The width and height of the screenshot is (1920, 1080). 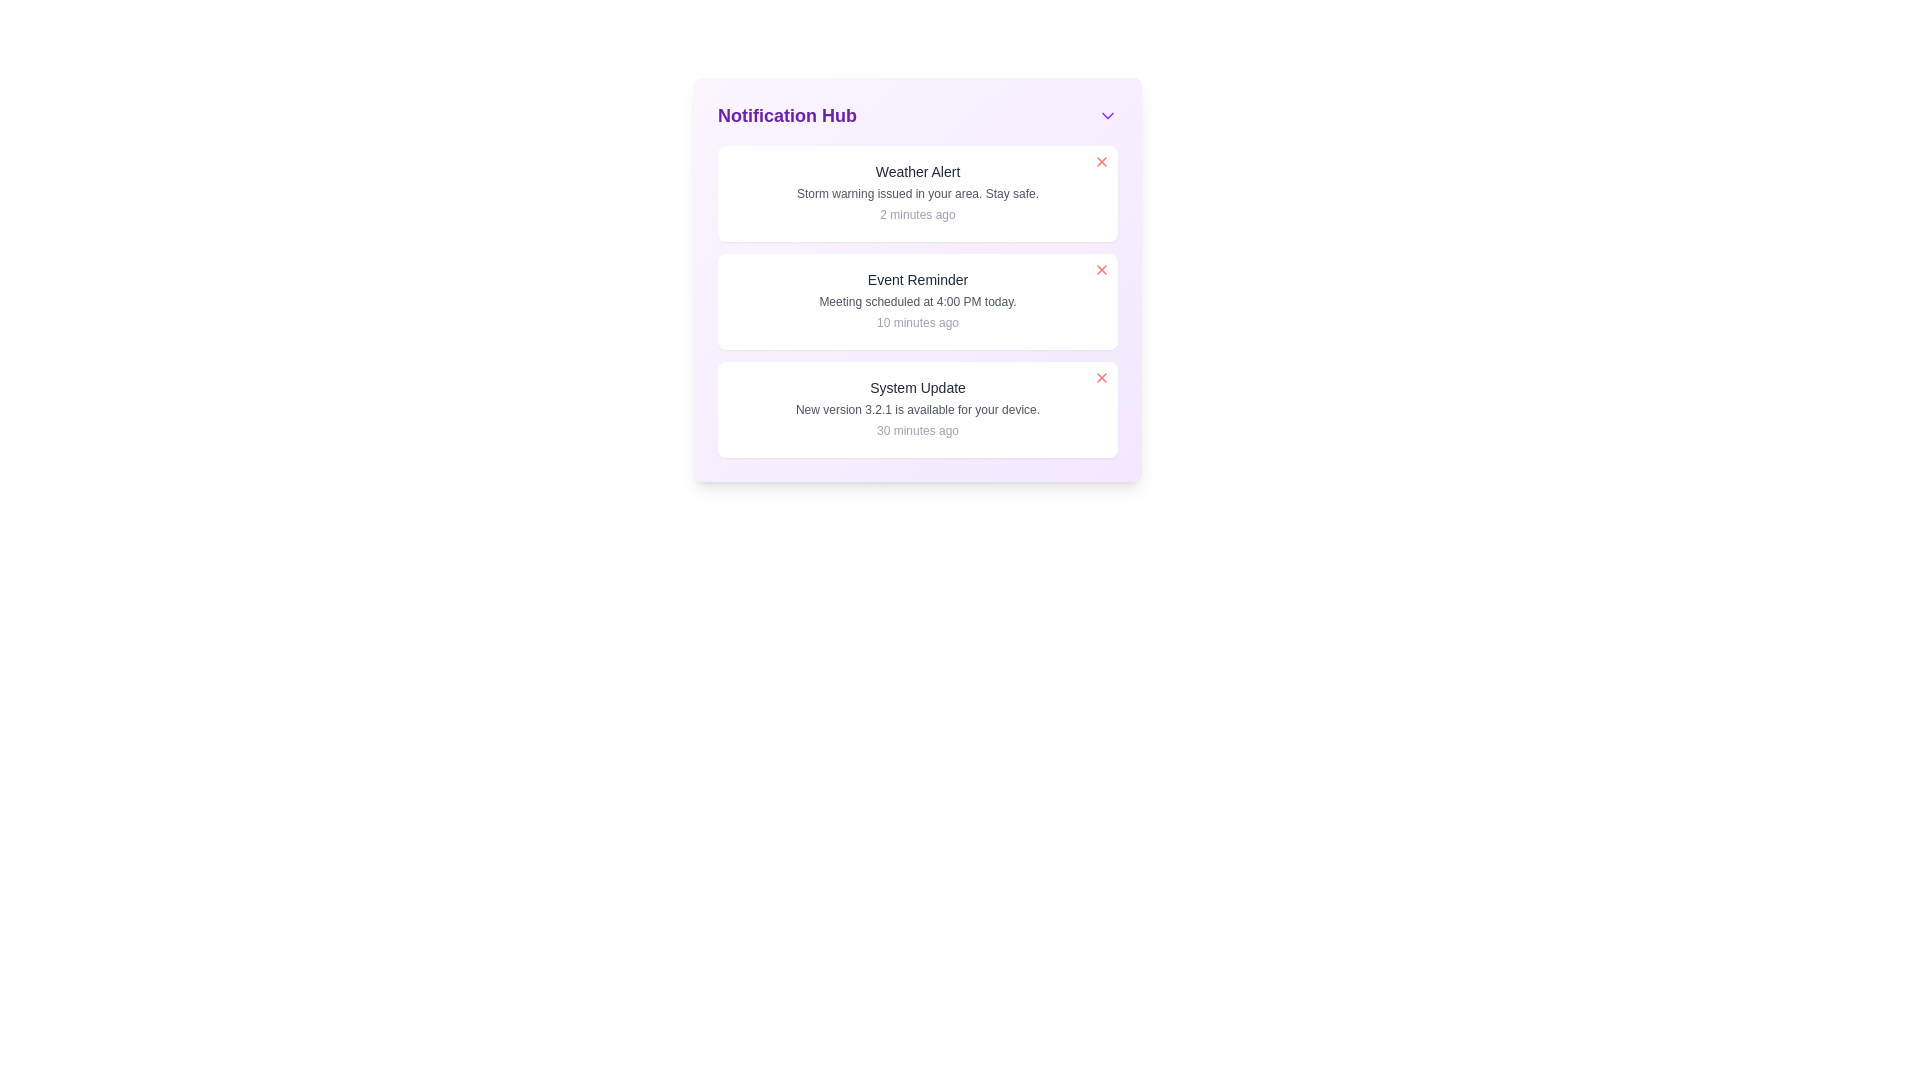 What do you see at coordinates (916, 171) in the screenshot?
I see `the 'Weather Alert' text label, which is styled in medium-sized dark gray font within a white notification box in the 'Notification Hub' section` at bounding box center [916, 171].